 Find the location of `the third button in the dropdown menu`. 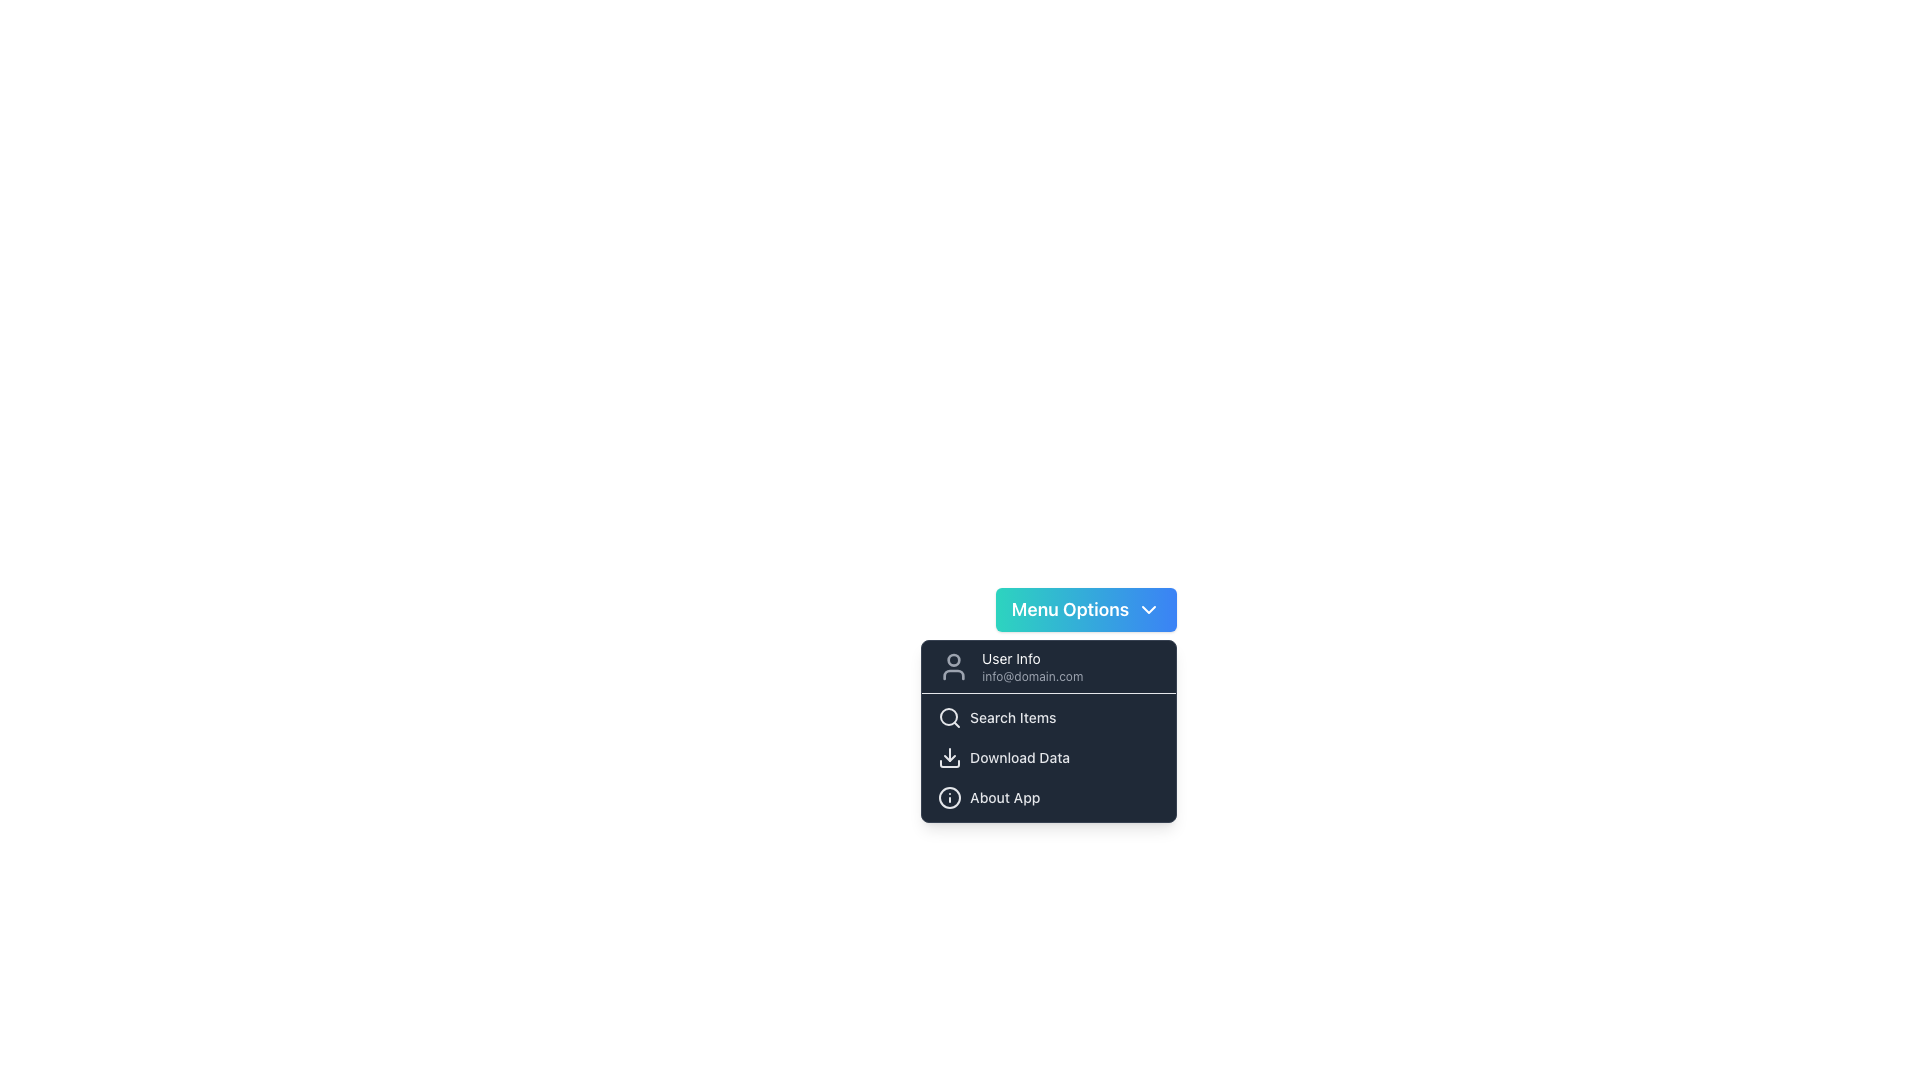

the third button in the dropdown menu is located at coordinates (1048, 797).